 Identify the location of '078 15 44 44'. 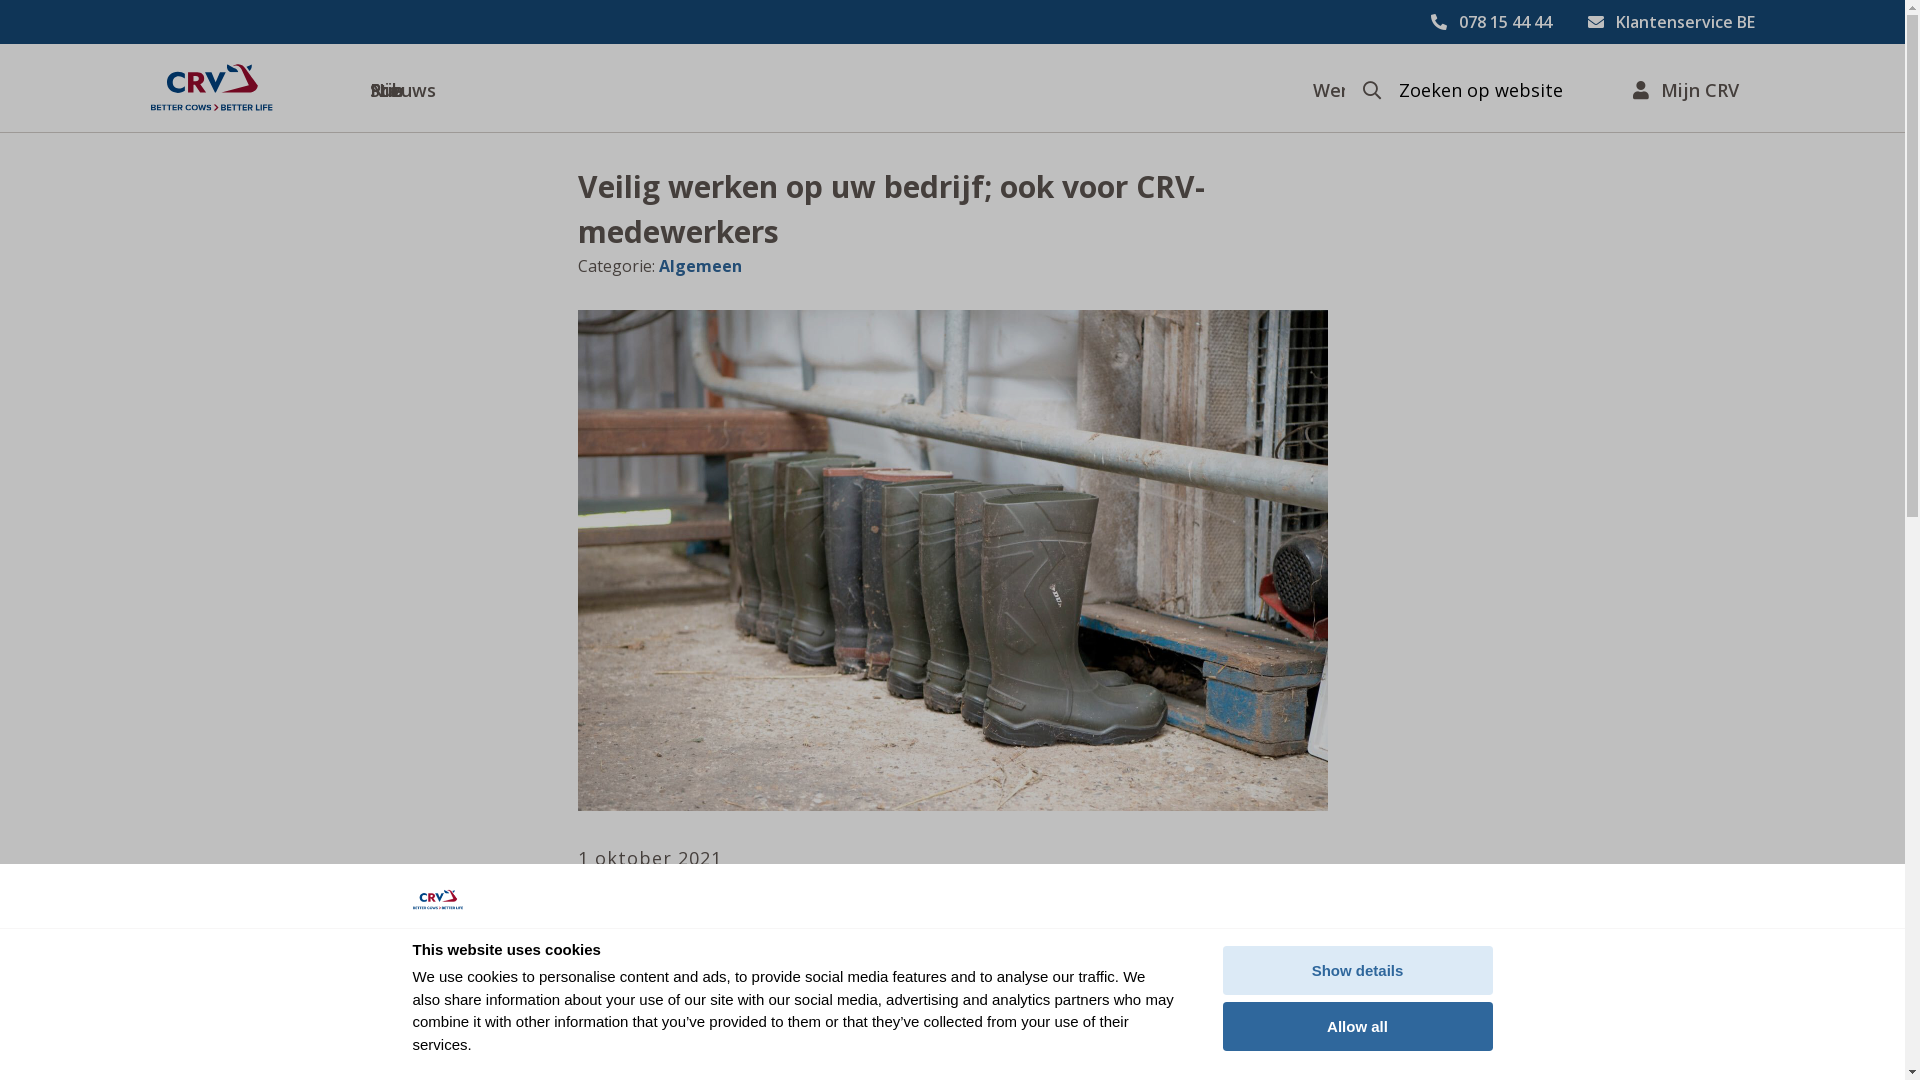
(1429, 22).